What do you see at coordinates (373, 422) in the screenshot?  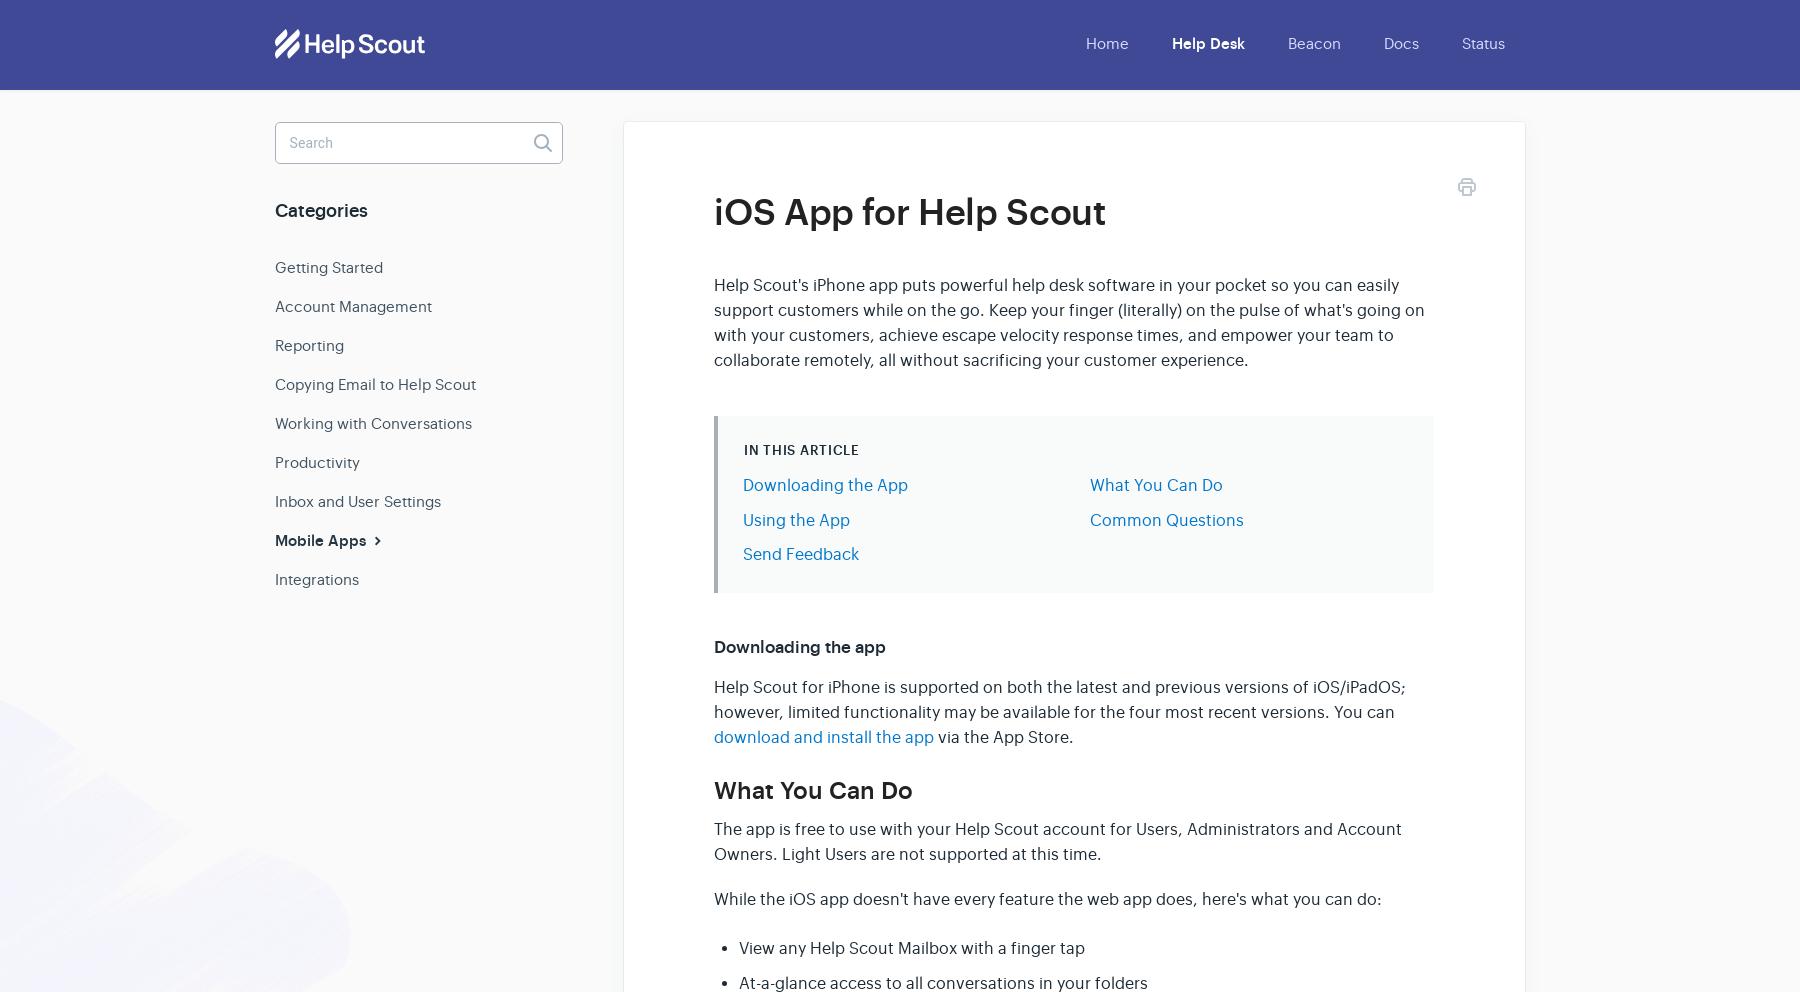 I see `'Working with Conversations'` at bounding box center [373, 422].